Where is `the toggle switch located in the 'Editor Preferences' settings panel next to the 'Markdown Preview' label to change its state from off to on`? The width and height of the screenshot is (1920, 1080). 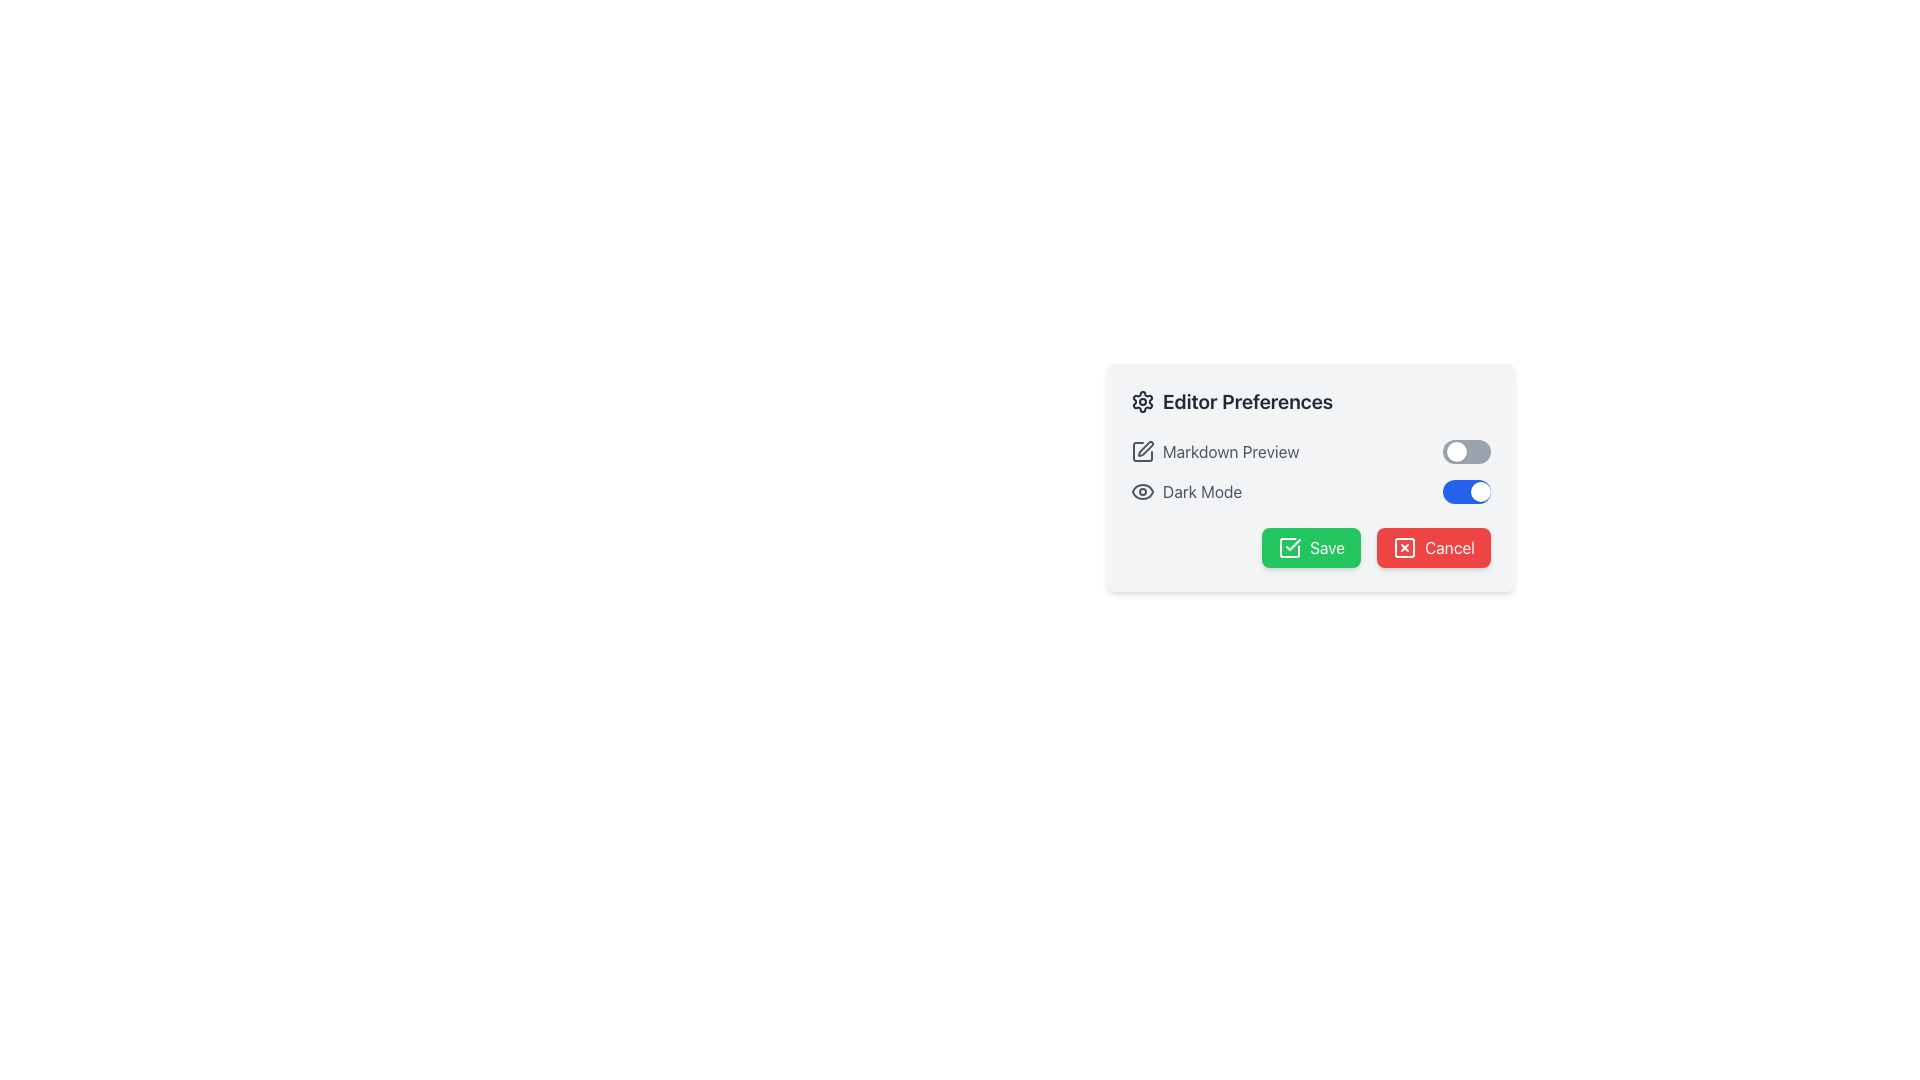
the toggle switch located in the 'Editor Preferences' settings panel next to the 'Markdown Preview' label to change its state from off to on is located at coordinates (1467, 451).